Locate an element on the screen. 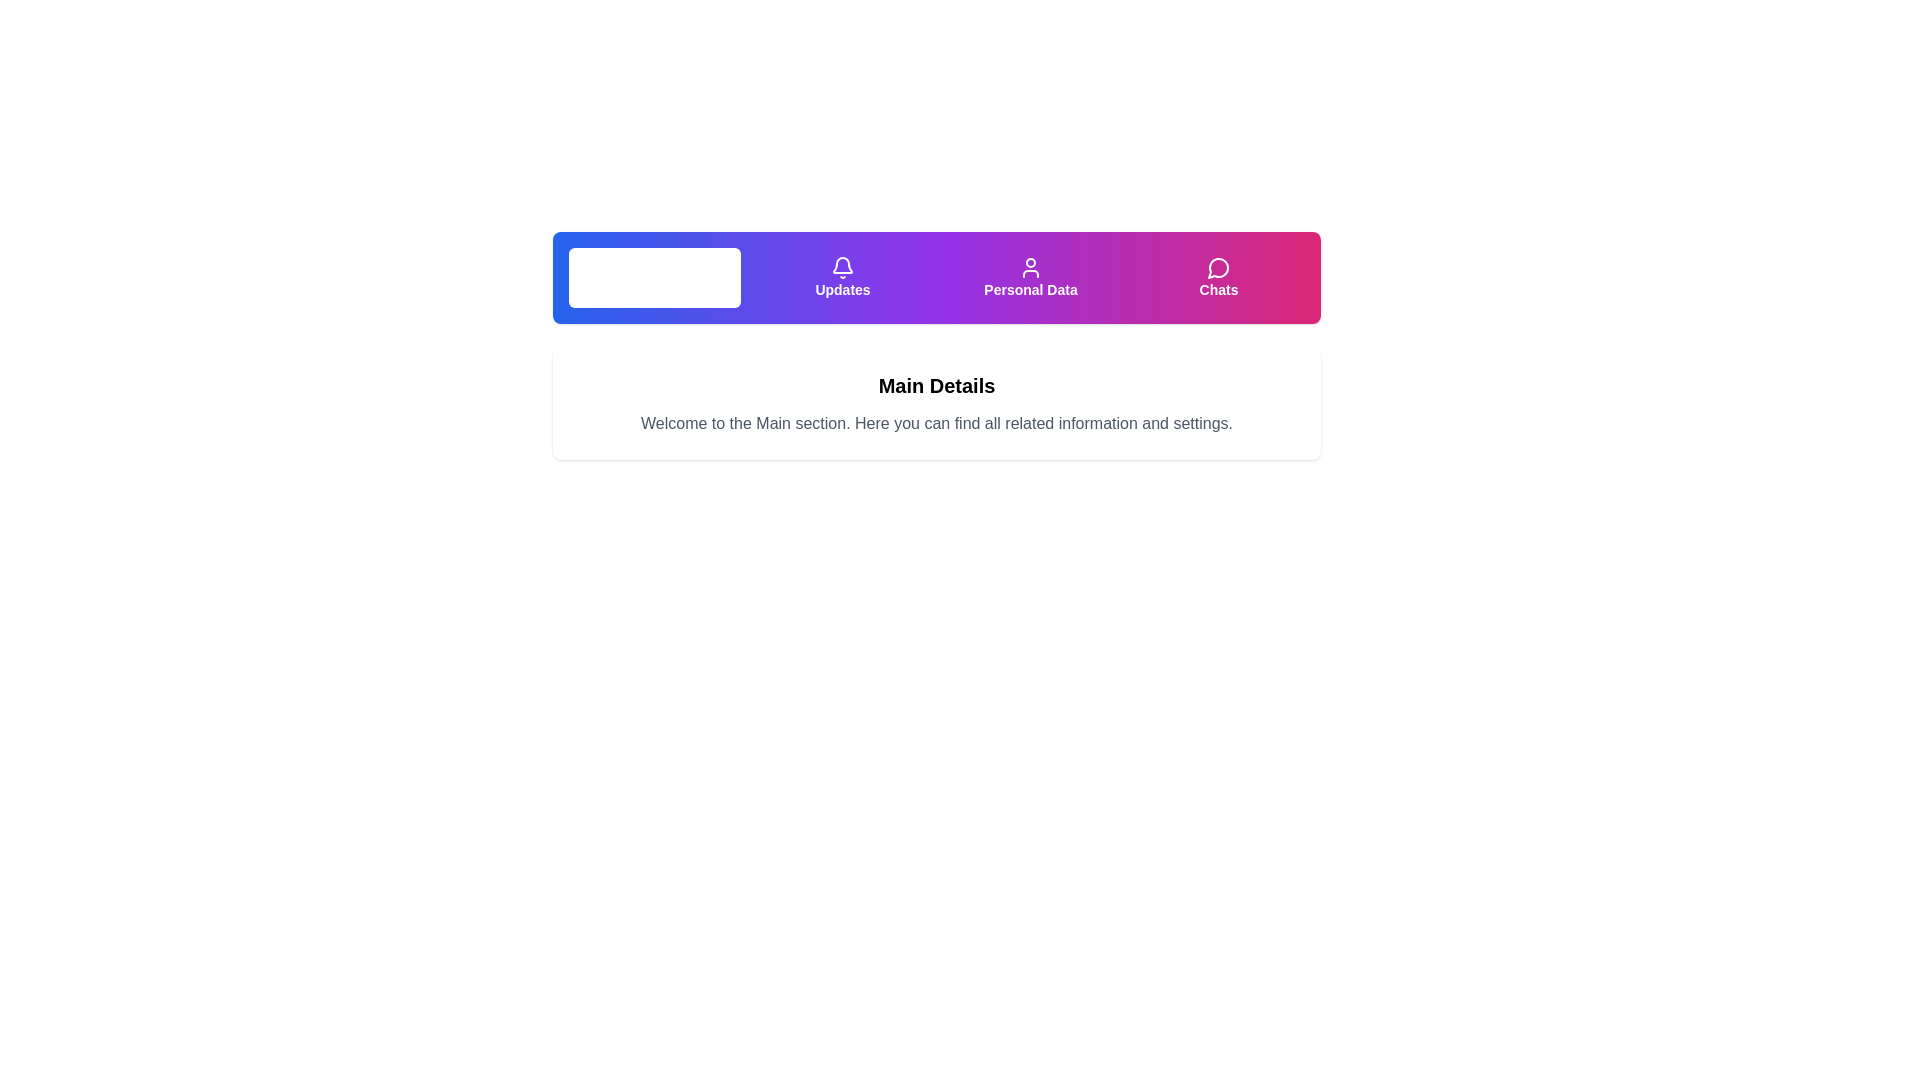 Image resolution: width=1920 pixels, height=1080 pixels. the outline bell icon styled with a purple-hued fill located under the 'Updates' label in the top navigation bar is located at coordinates (843, 264).